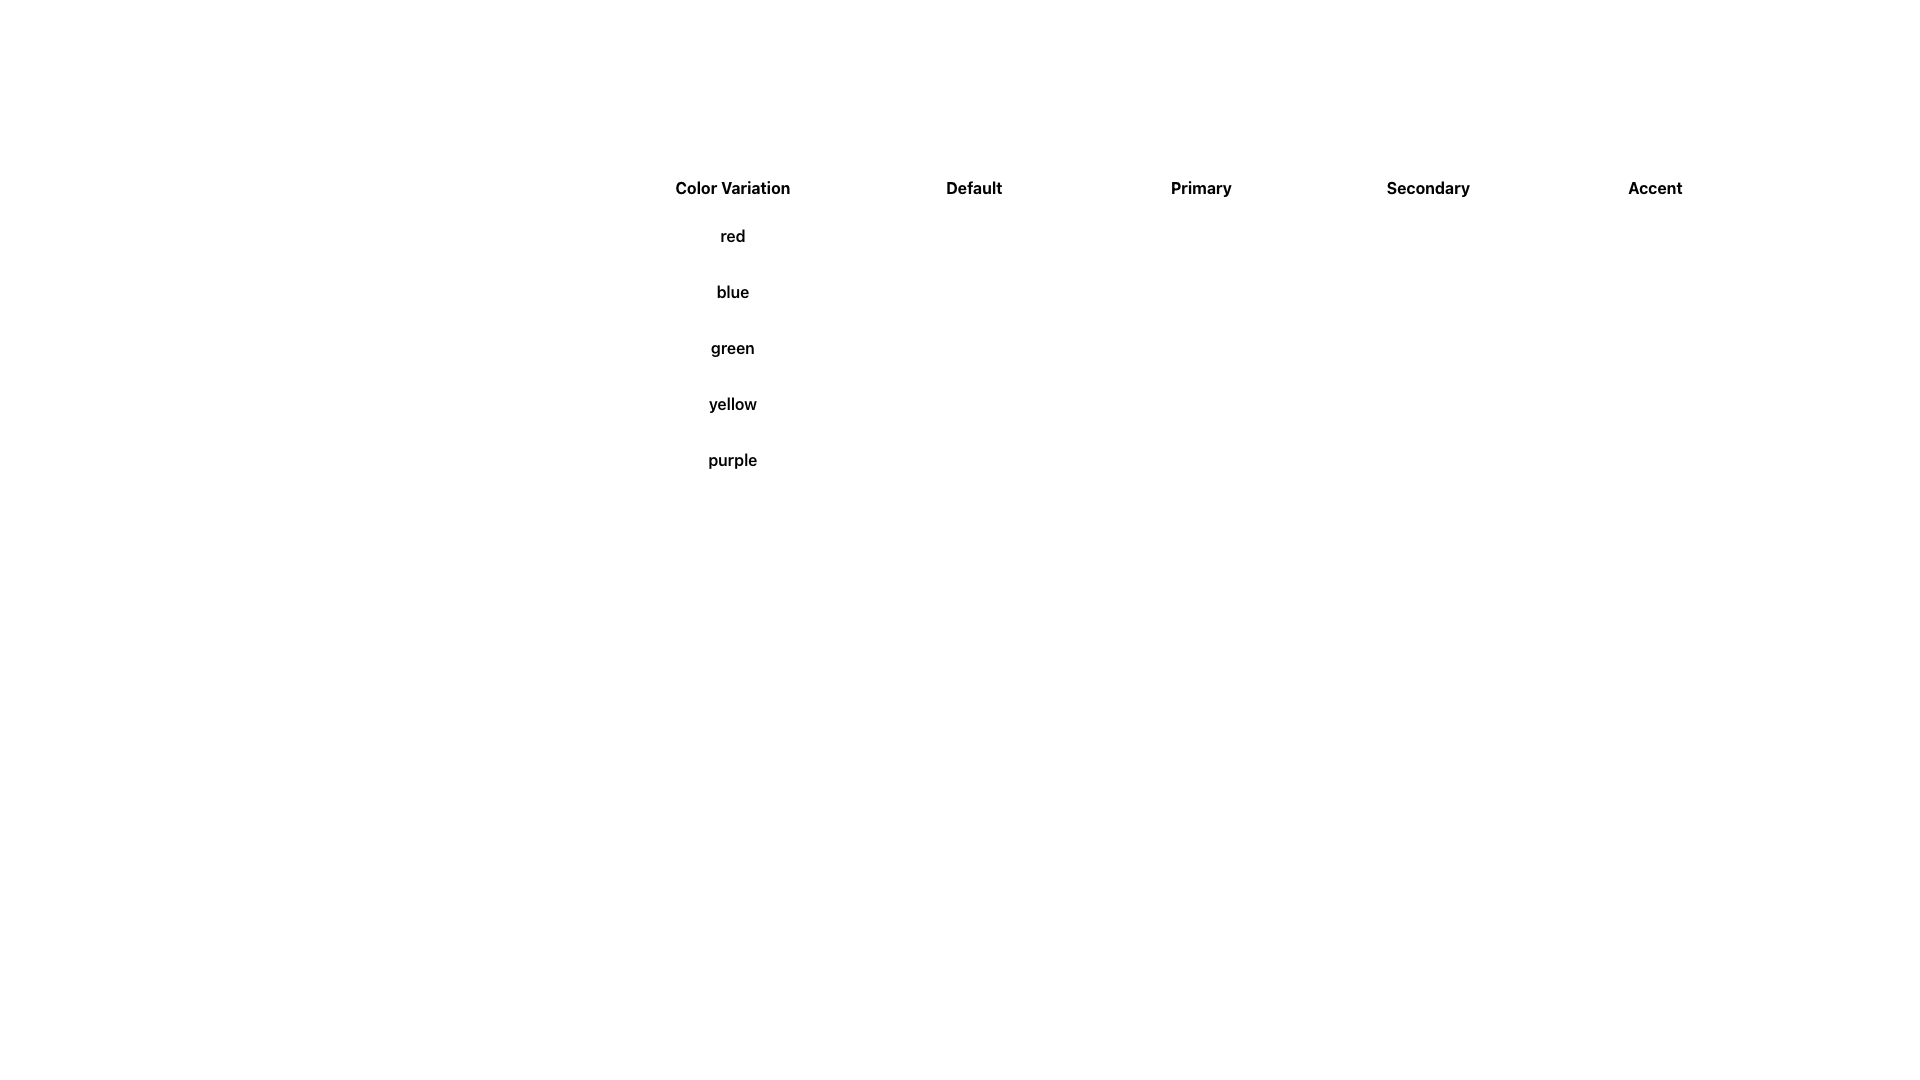  I want to click on the button labeled 'blue' located in the 'Default' column of the grid structure, so click(916, 292).